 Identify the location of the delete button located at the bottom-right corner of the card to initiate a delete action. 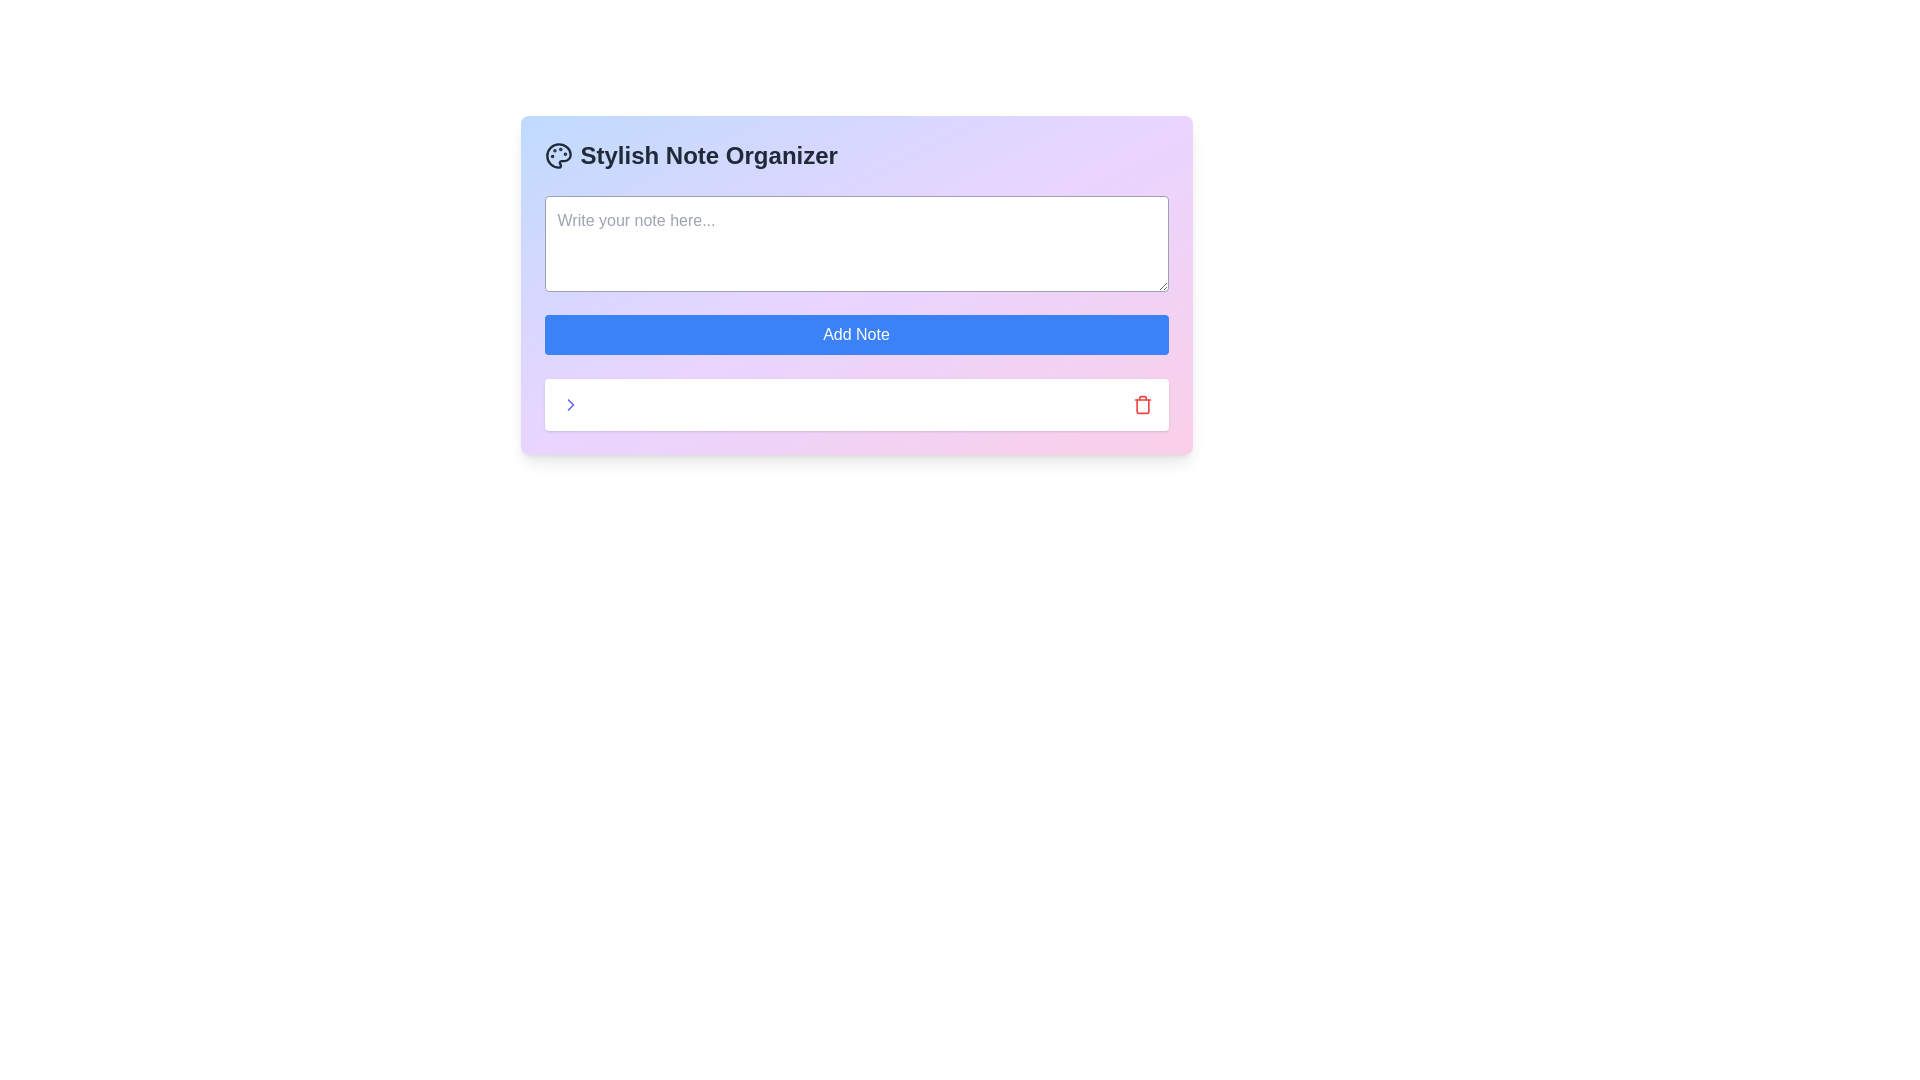
(1142, 405).